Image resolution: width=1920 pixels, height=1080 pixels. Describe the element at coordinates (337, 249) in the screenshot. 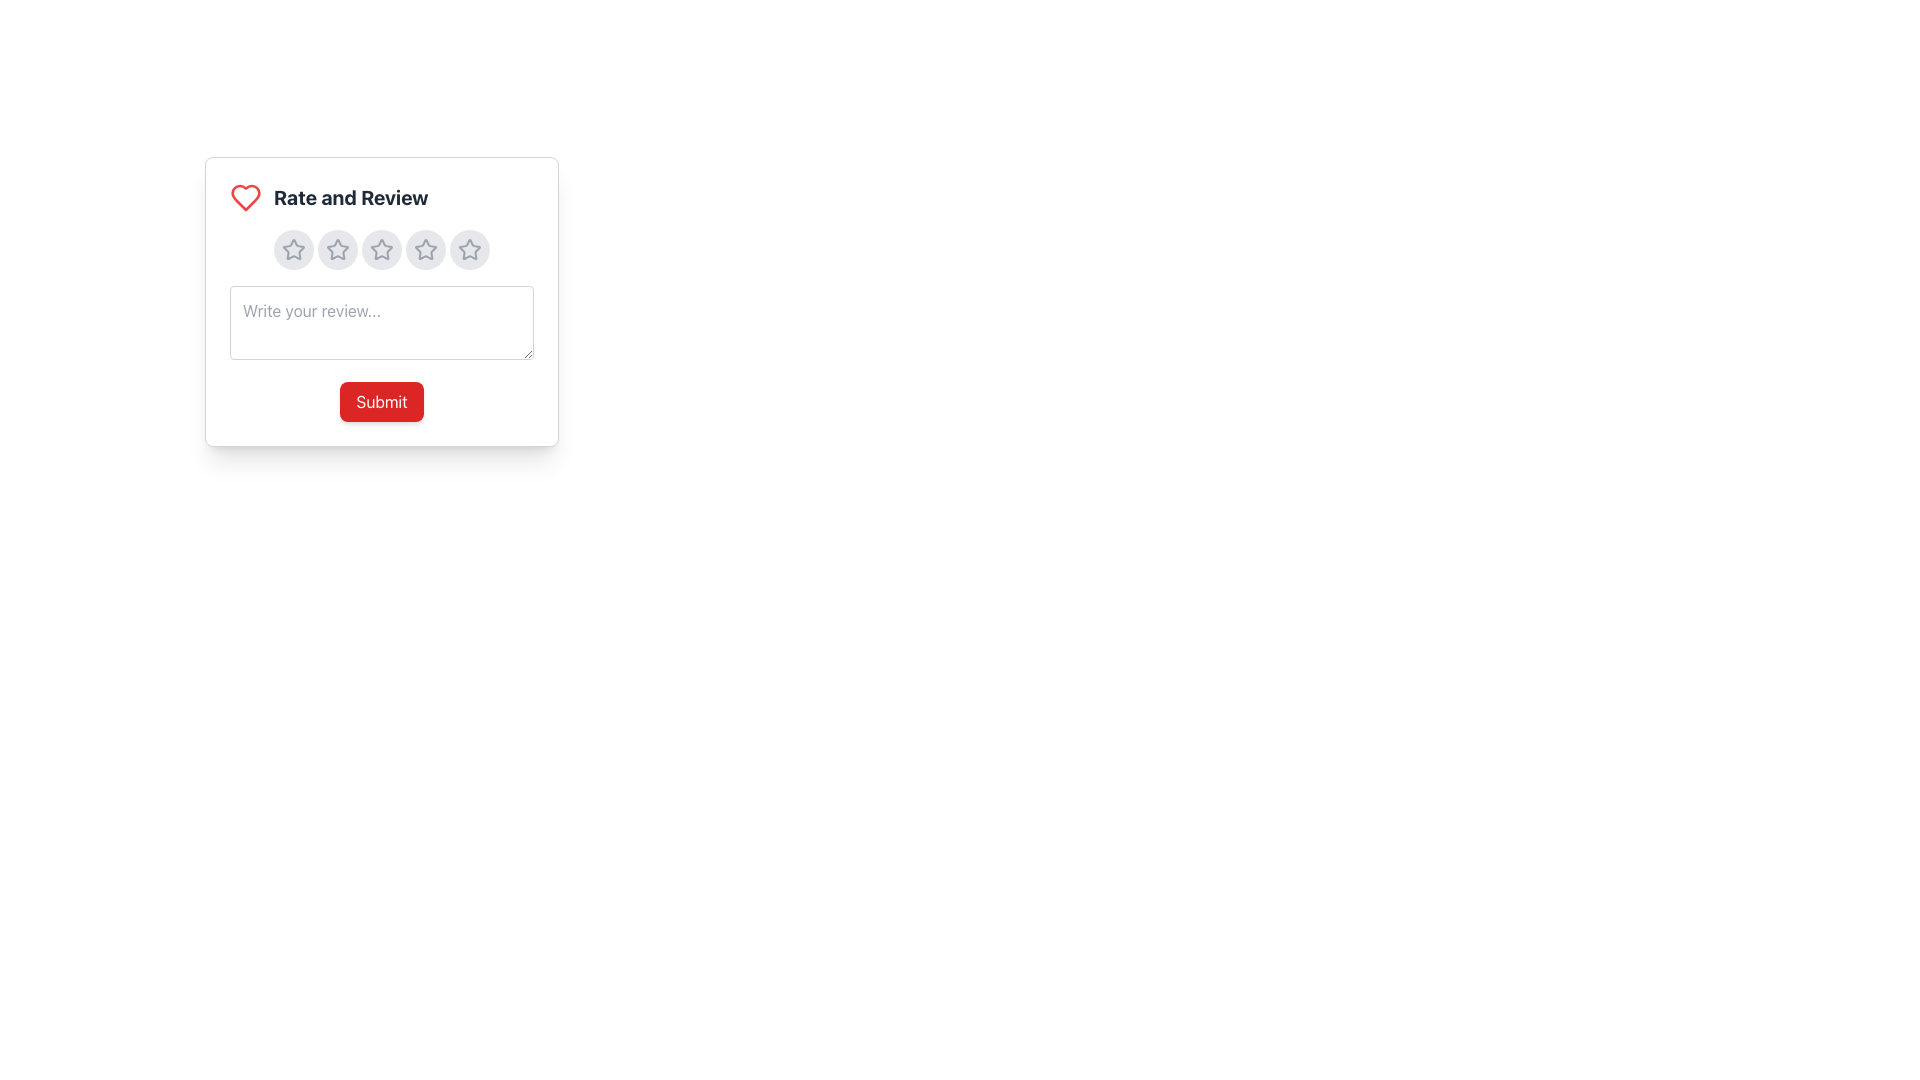

I see `the second star icon` at that location.